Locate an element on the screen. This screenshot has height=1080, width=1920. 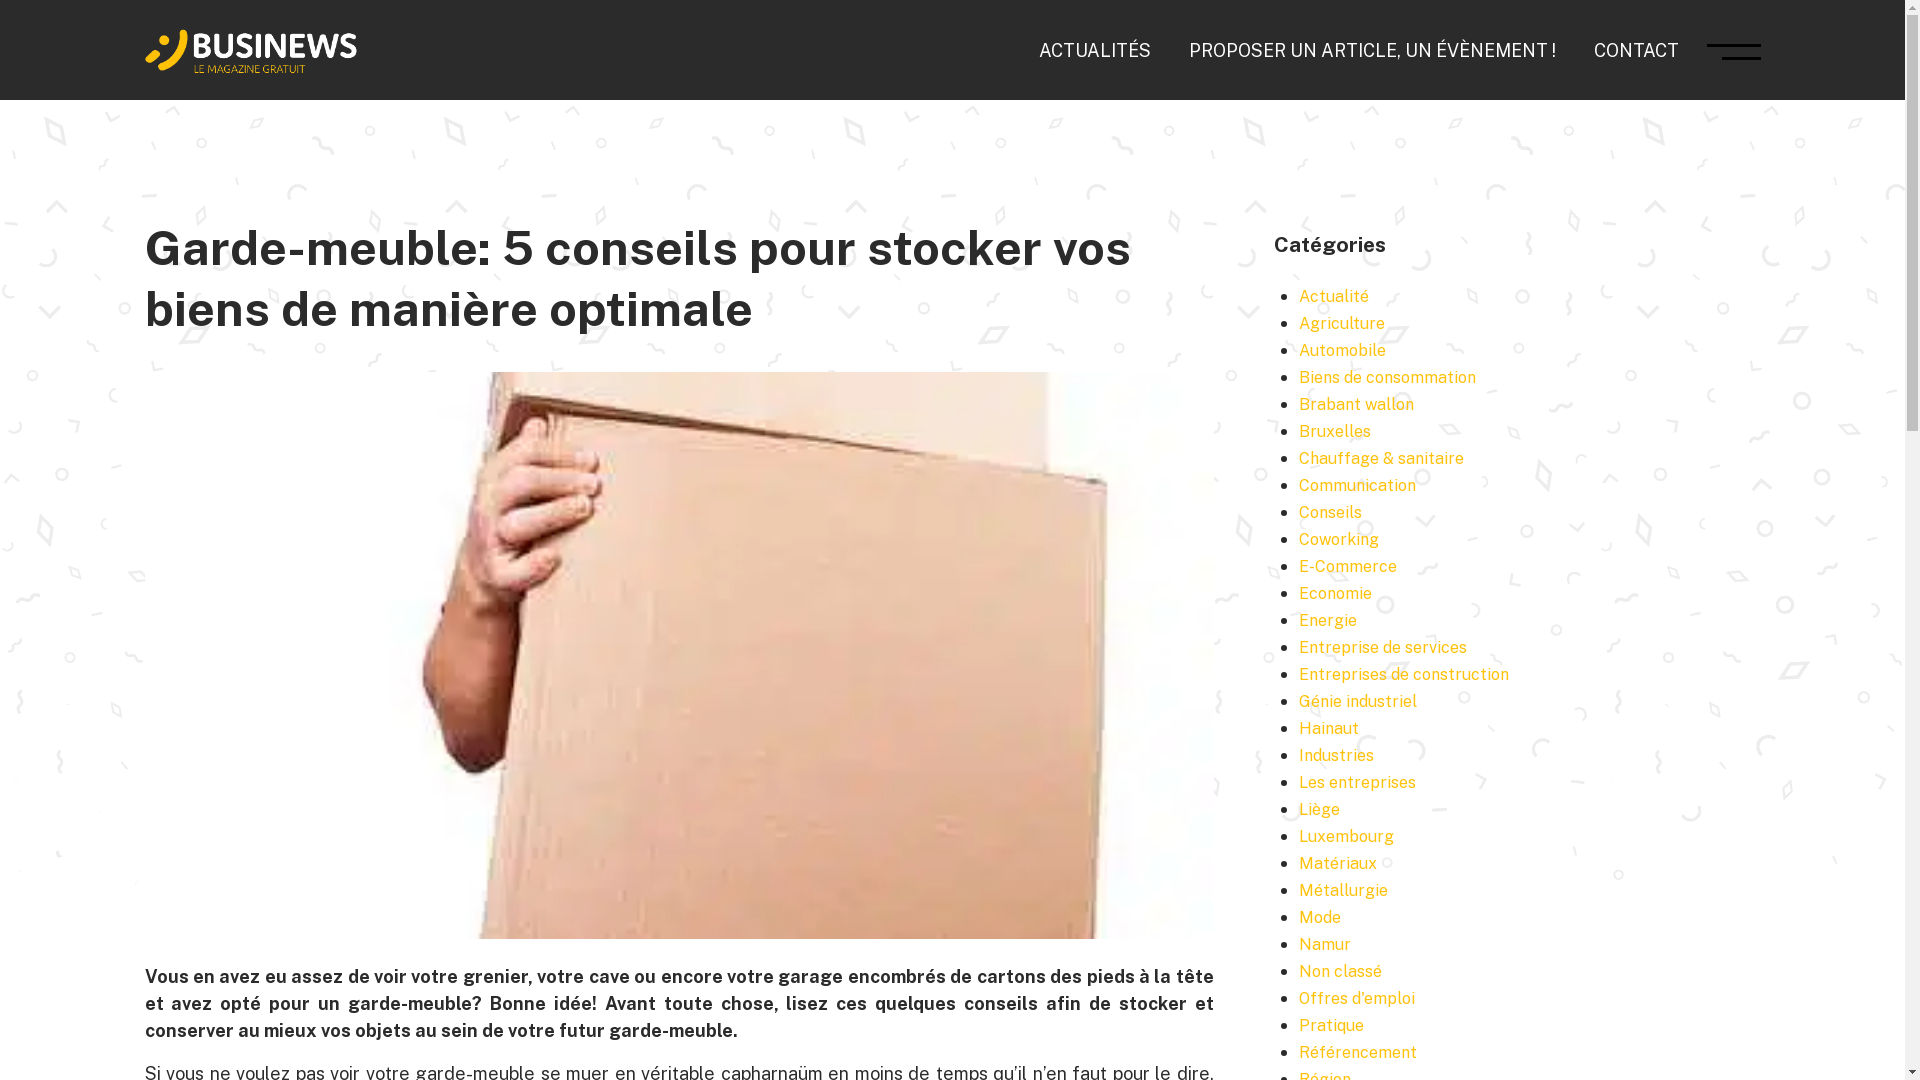
'Chauffage & sanitaire' is located at coordinates (1380, 458).